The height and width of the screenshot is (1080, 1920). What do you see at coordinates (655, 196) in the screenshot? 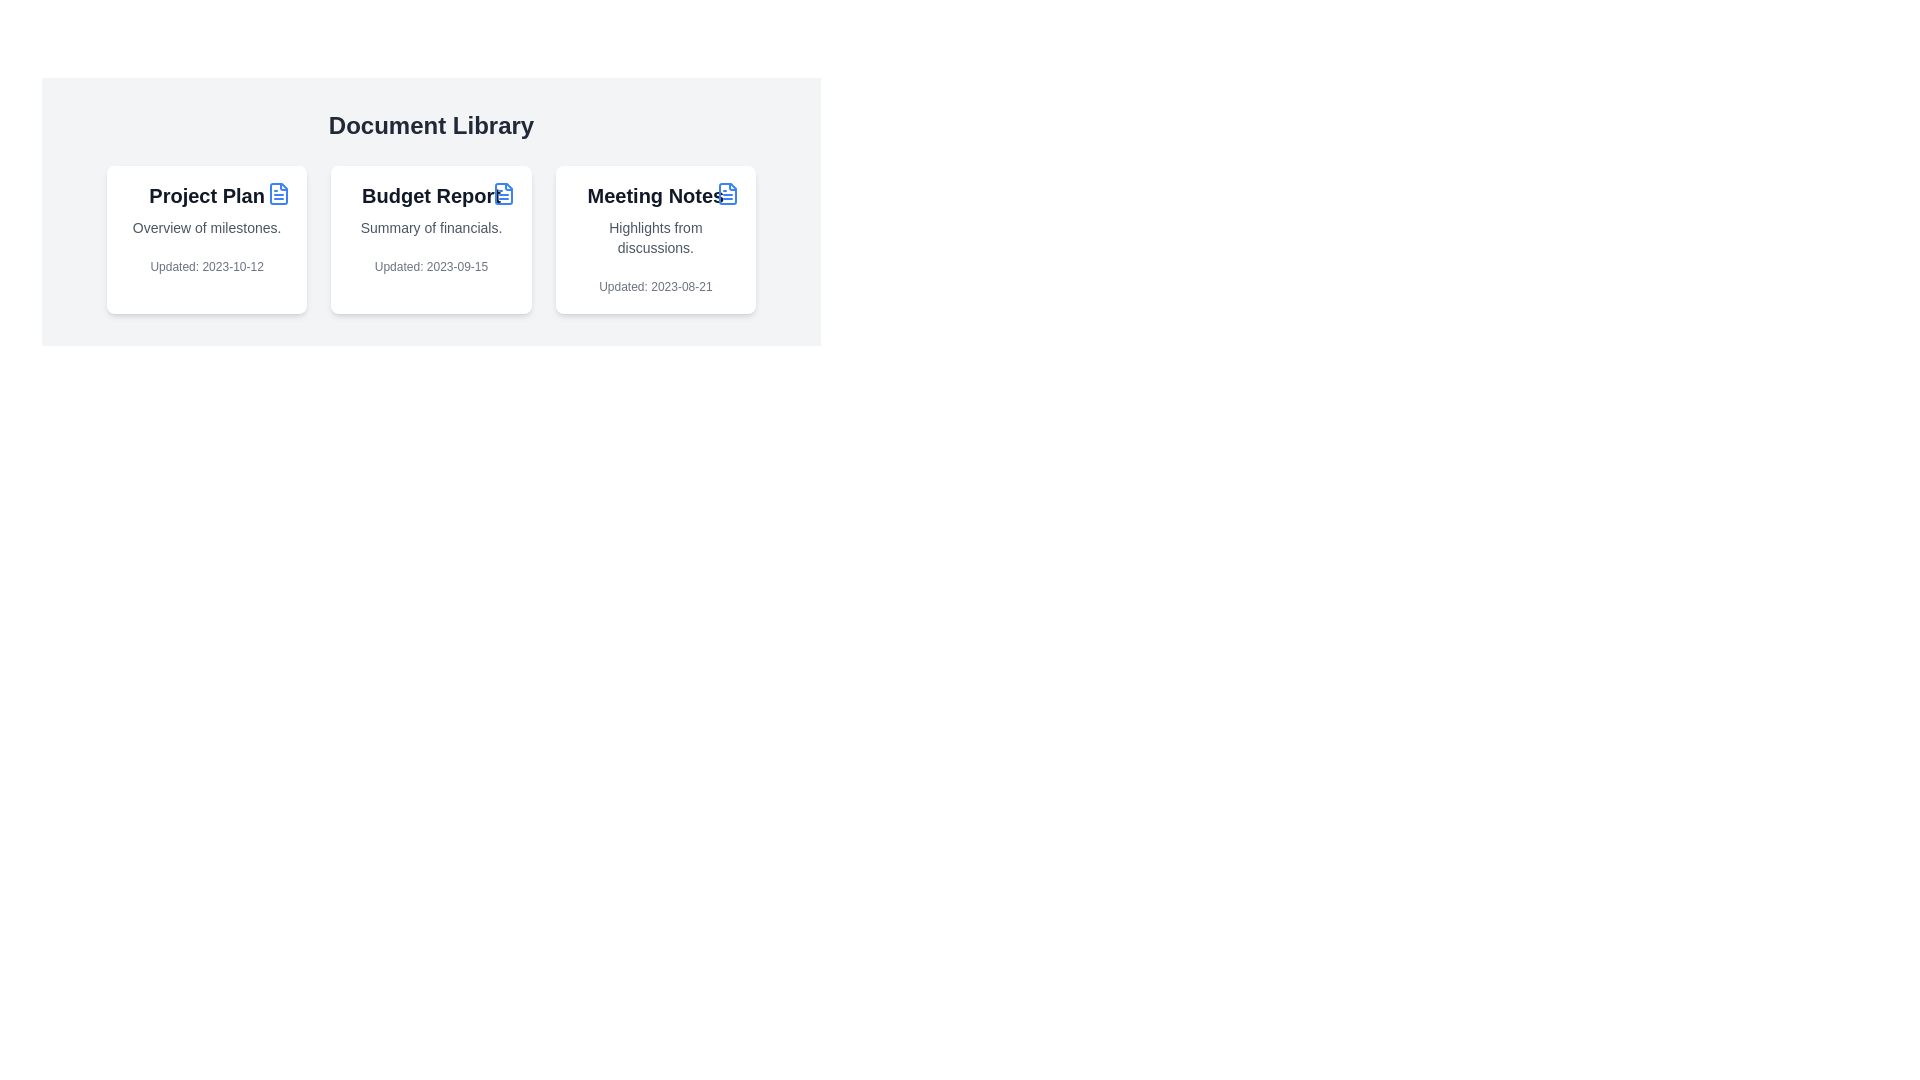
I see `text label that says 'Meeting Notes', which is styled in bold, large sans-serif font and located at the top of the rightmost card under the 'Document Library' heading` at bounding box center [655, 196].